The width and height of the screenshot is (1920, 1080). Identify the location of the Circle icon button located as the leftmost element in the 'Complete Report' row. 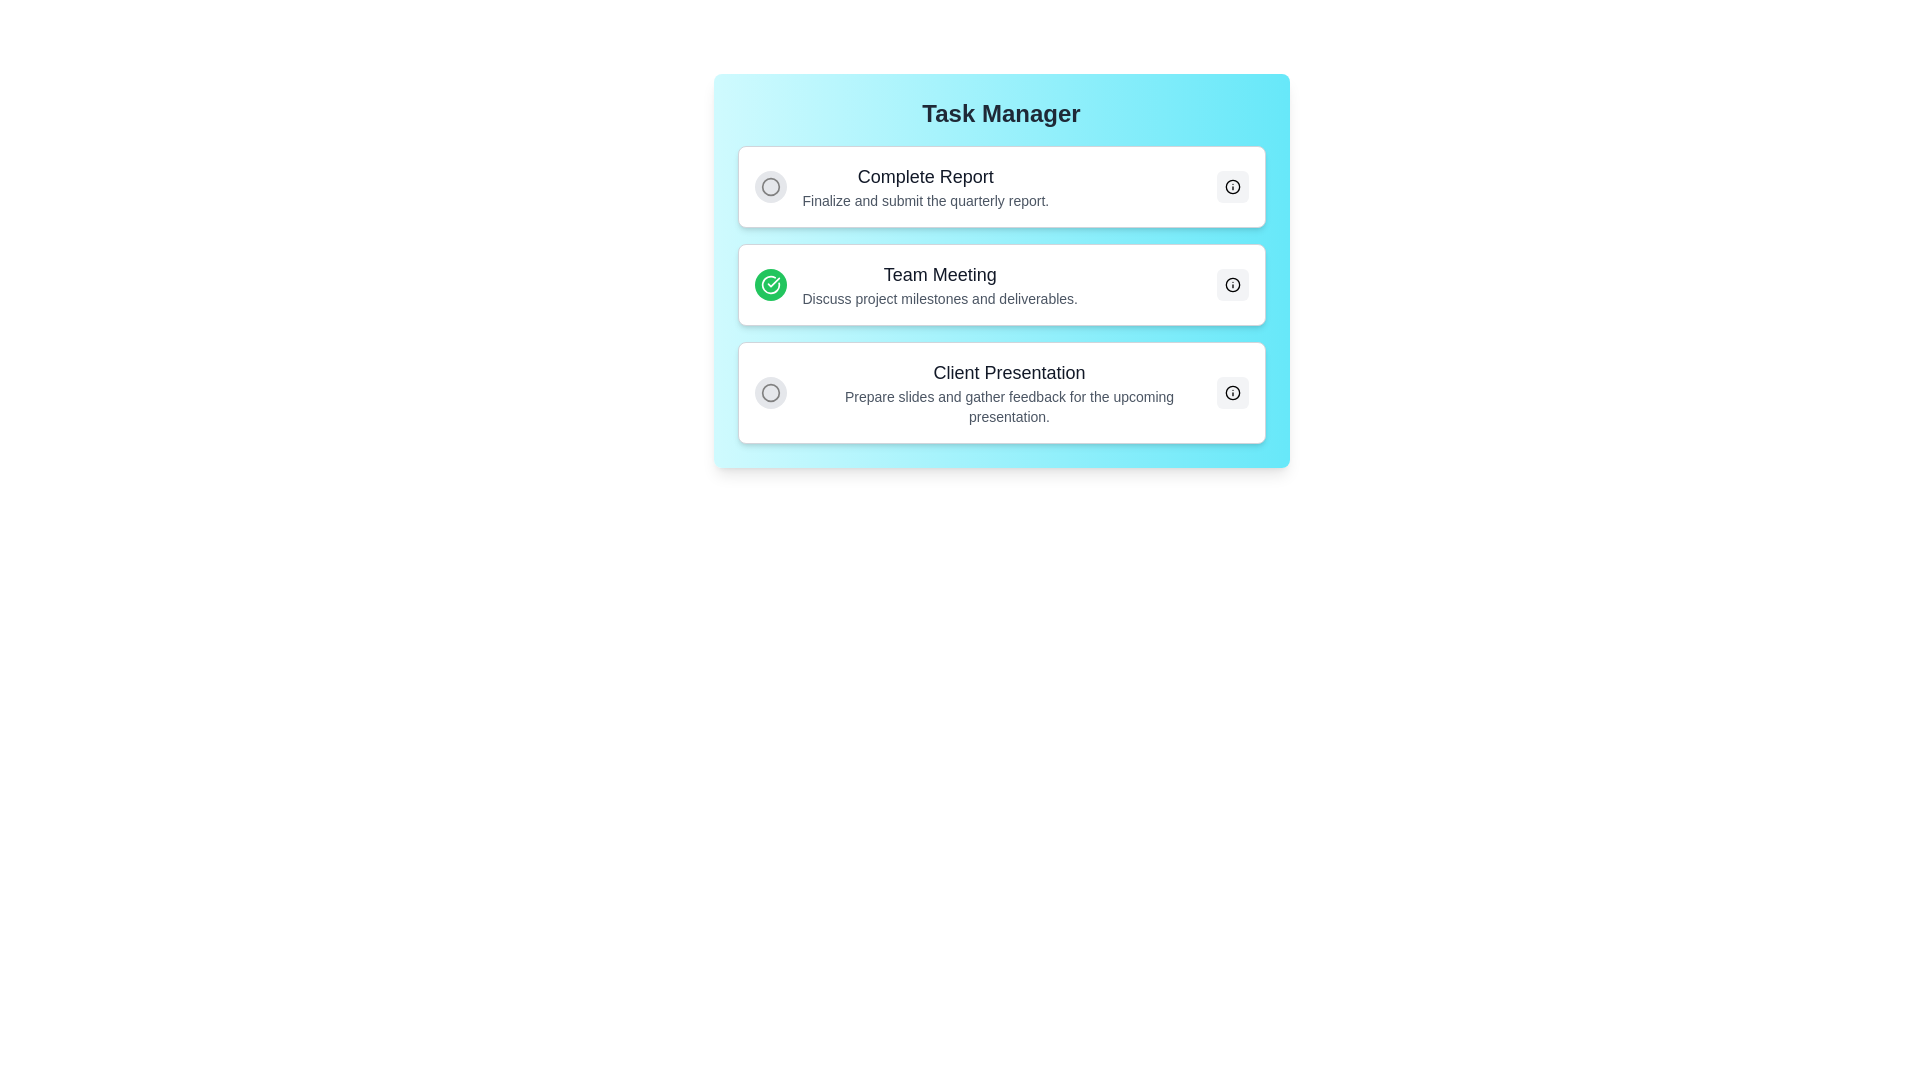
(769, 186).